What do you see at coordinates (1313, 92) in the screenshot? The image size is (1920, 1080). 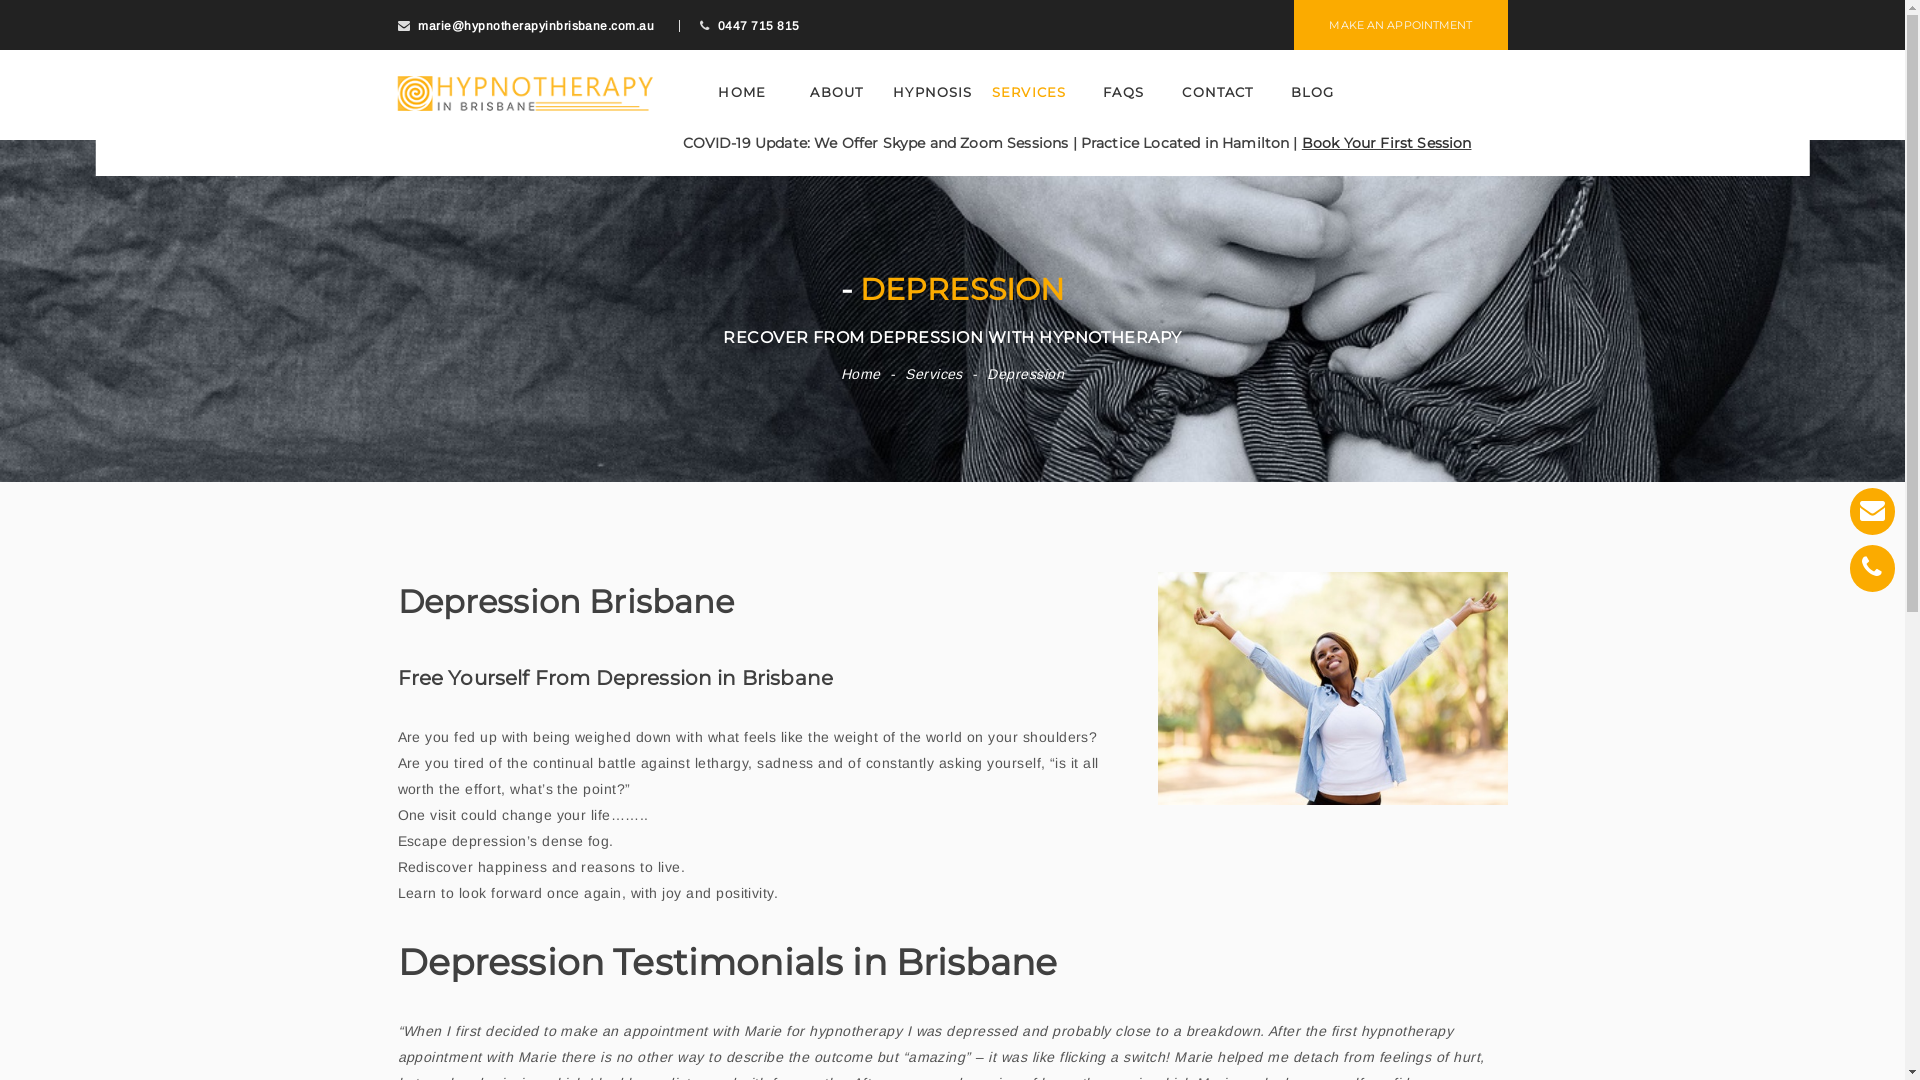 I see `'BLOG'` at bounding box center [1313, 92].